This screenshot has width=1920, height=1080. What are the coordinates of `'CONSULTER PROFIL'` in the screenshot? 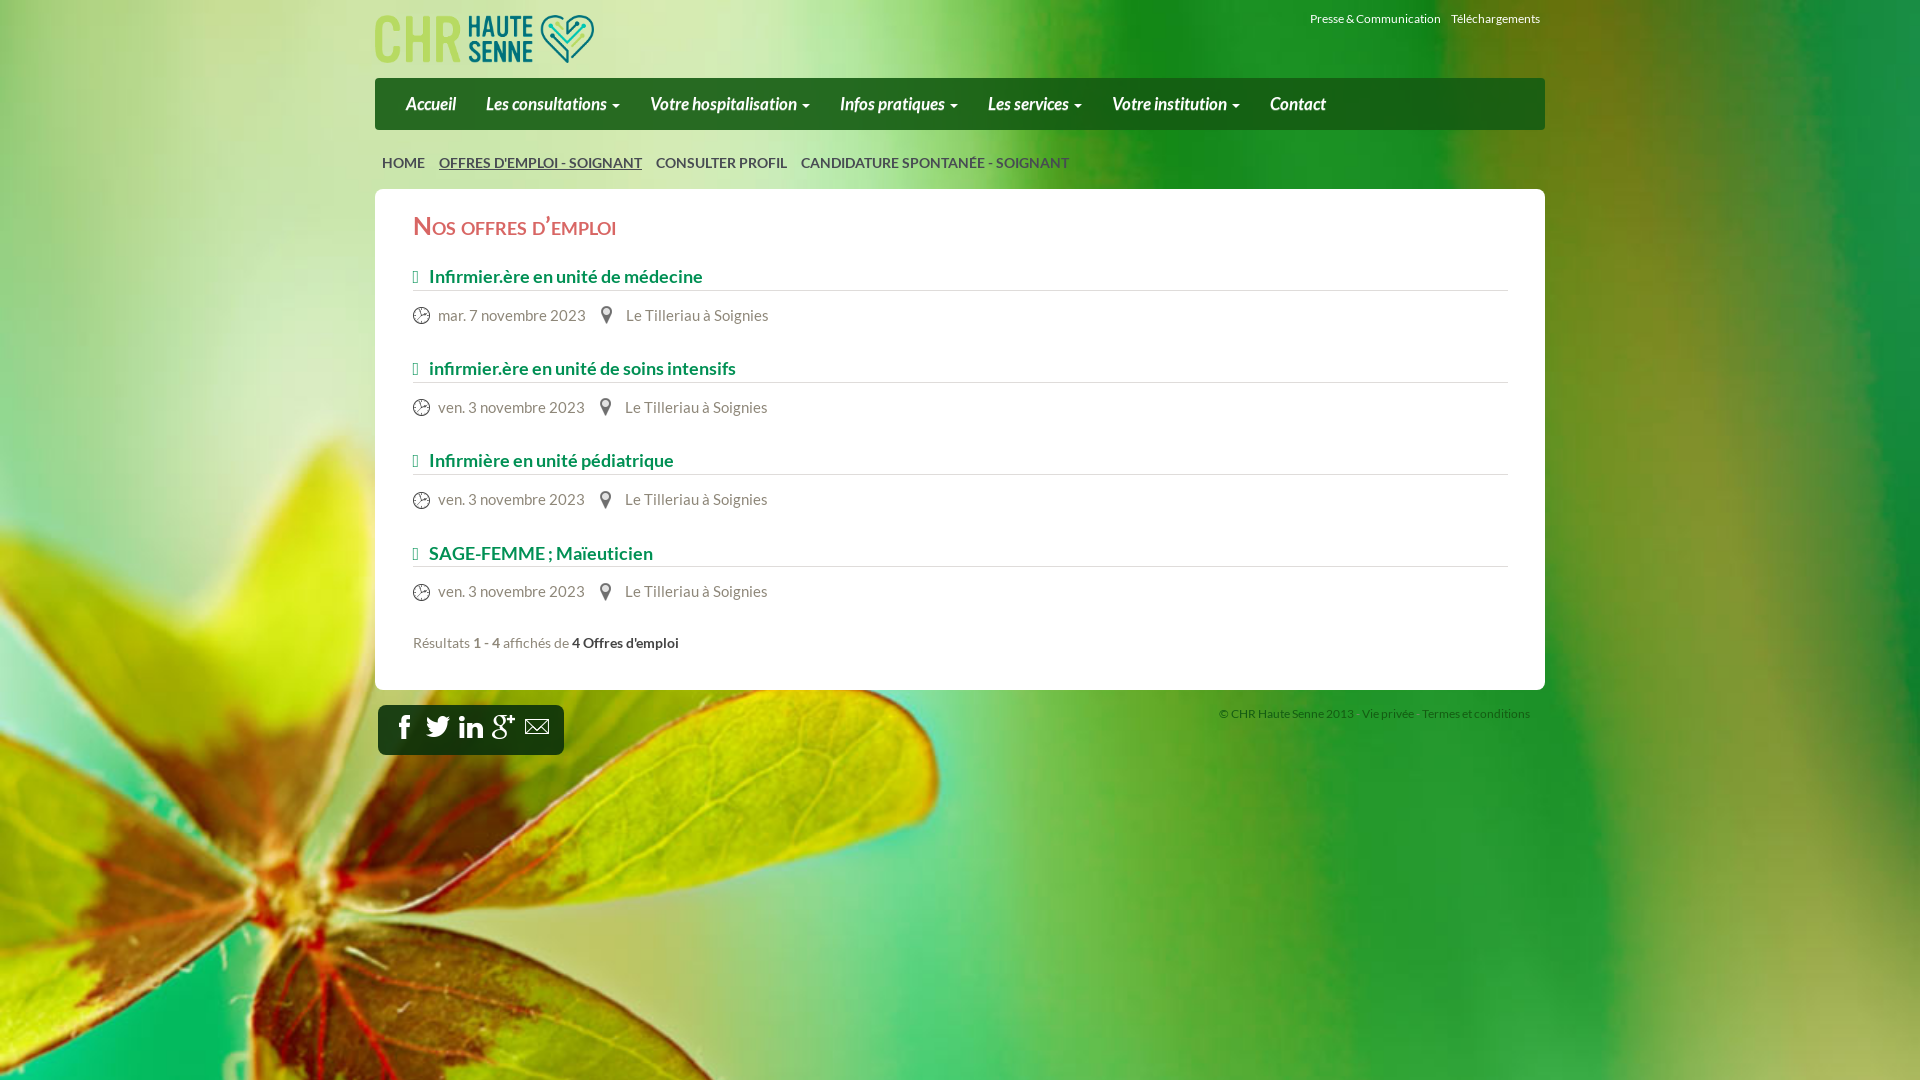 It's located at (720, 161).